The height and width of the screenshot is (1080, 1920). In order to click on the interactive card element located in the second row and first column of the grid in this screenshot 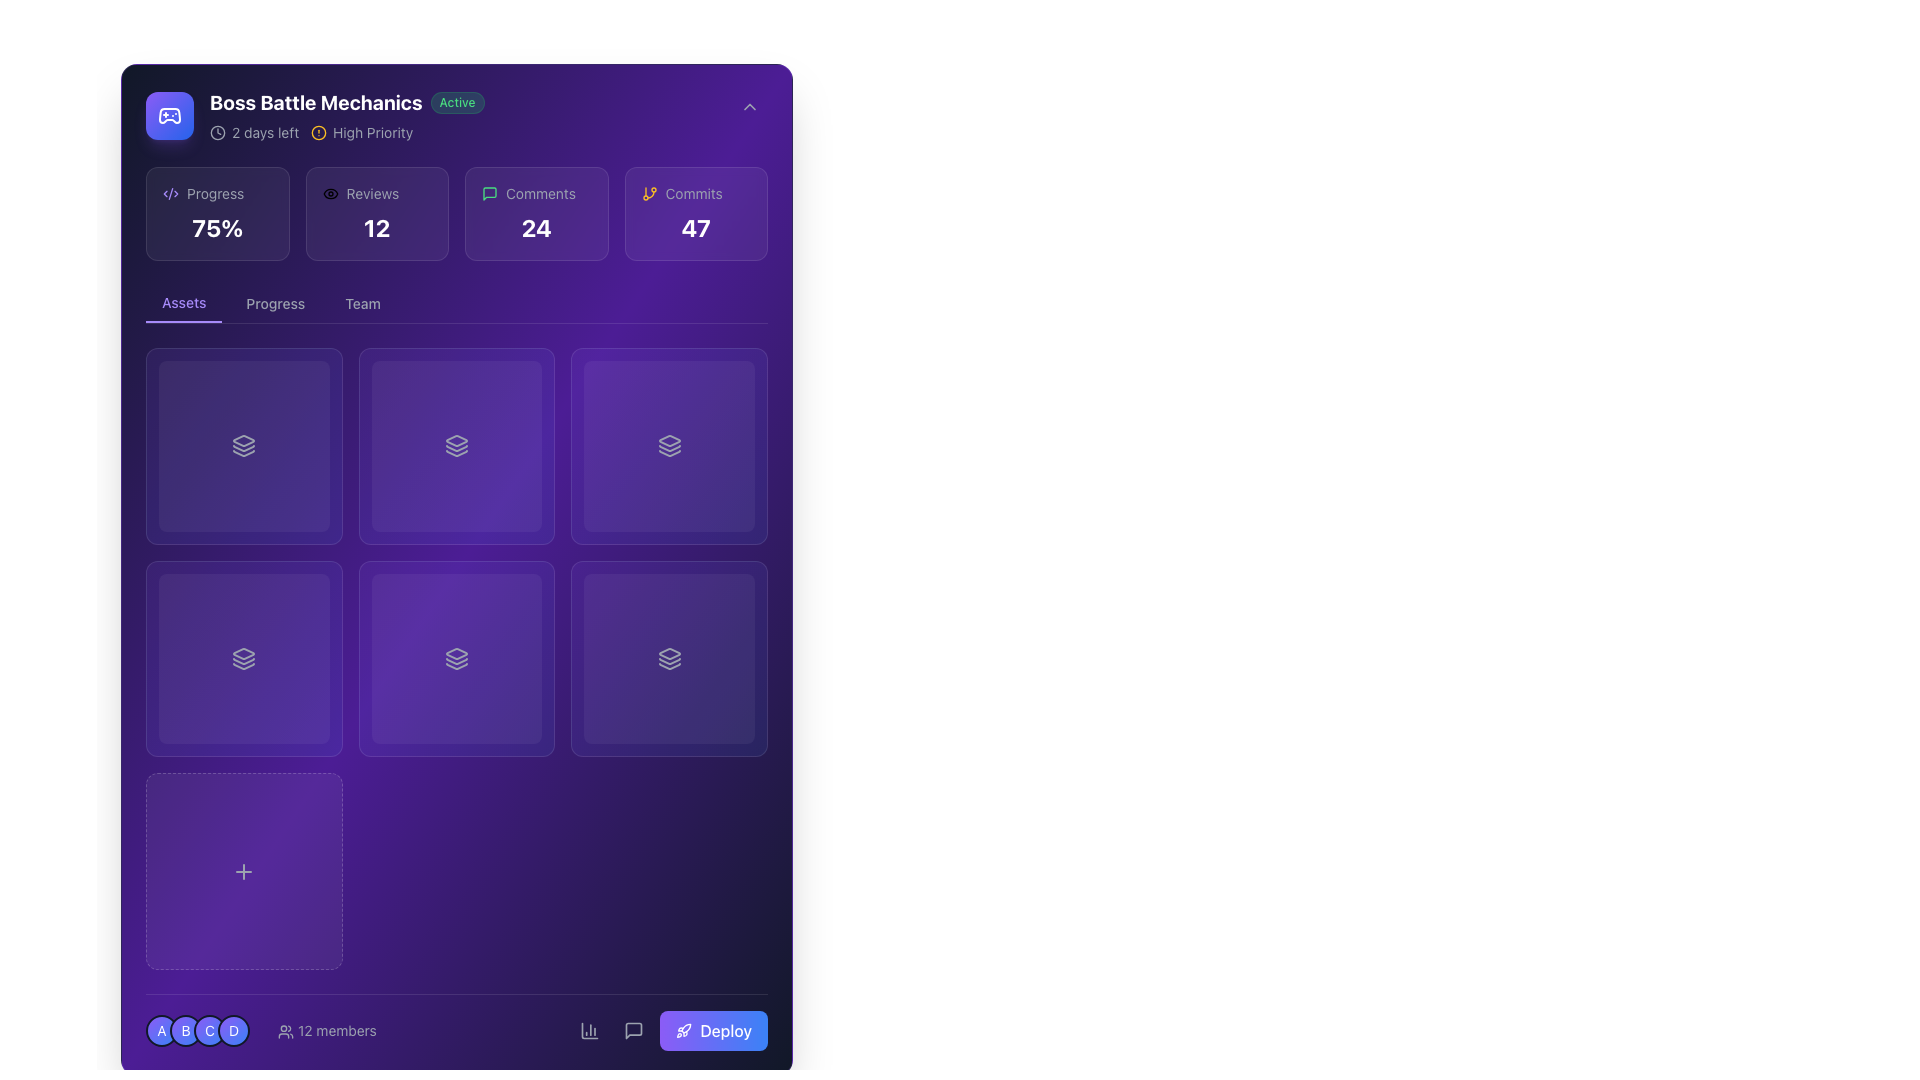, I will do `click(243, 659)`.